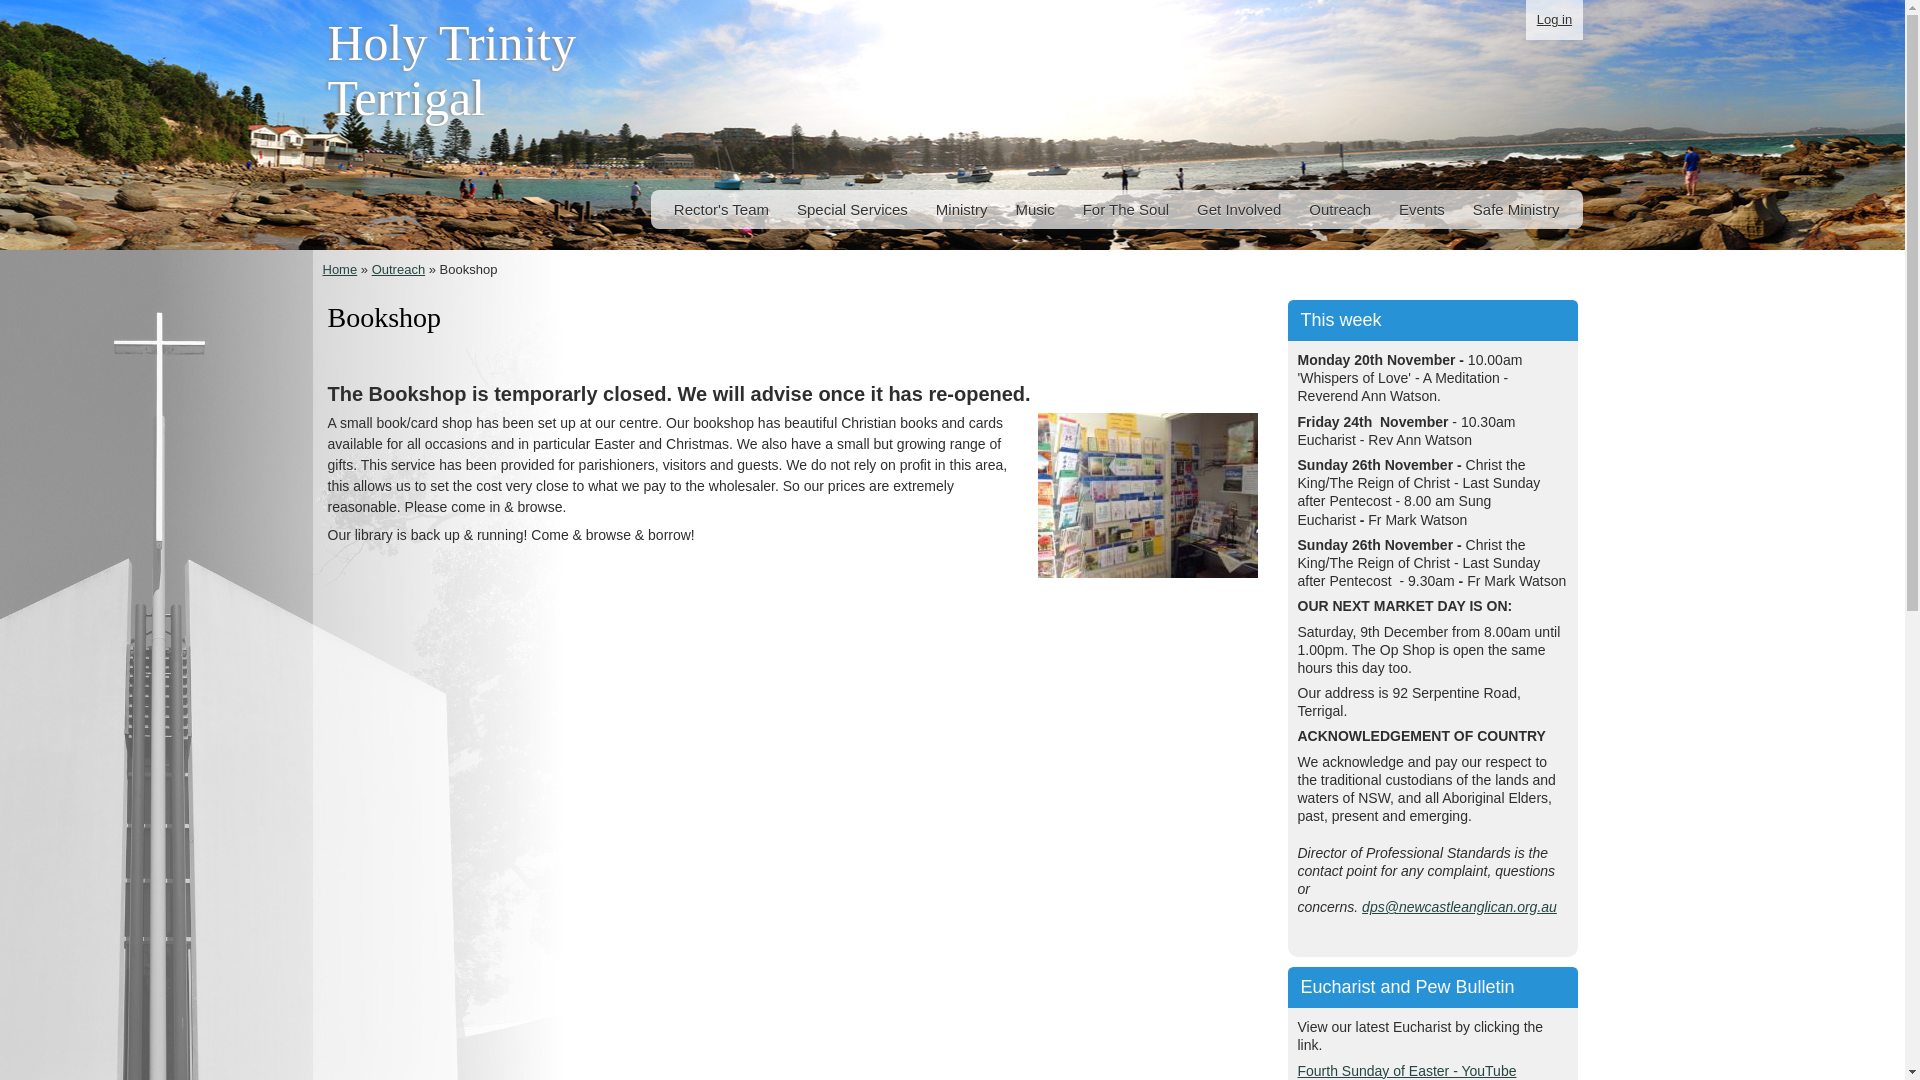 Image resolution: width=1920 pixels, height=1080 pixels. Describe the element at coordinates (1126, 209) in the screenshot. I see `'For The Soul'` at that location.